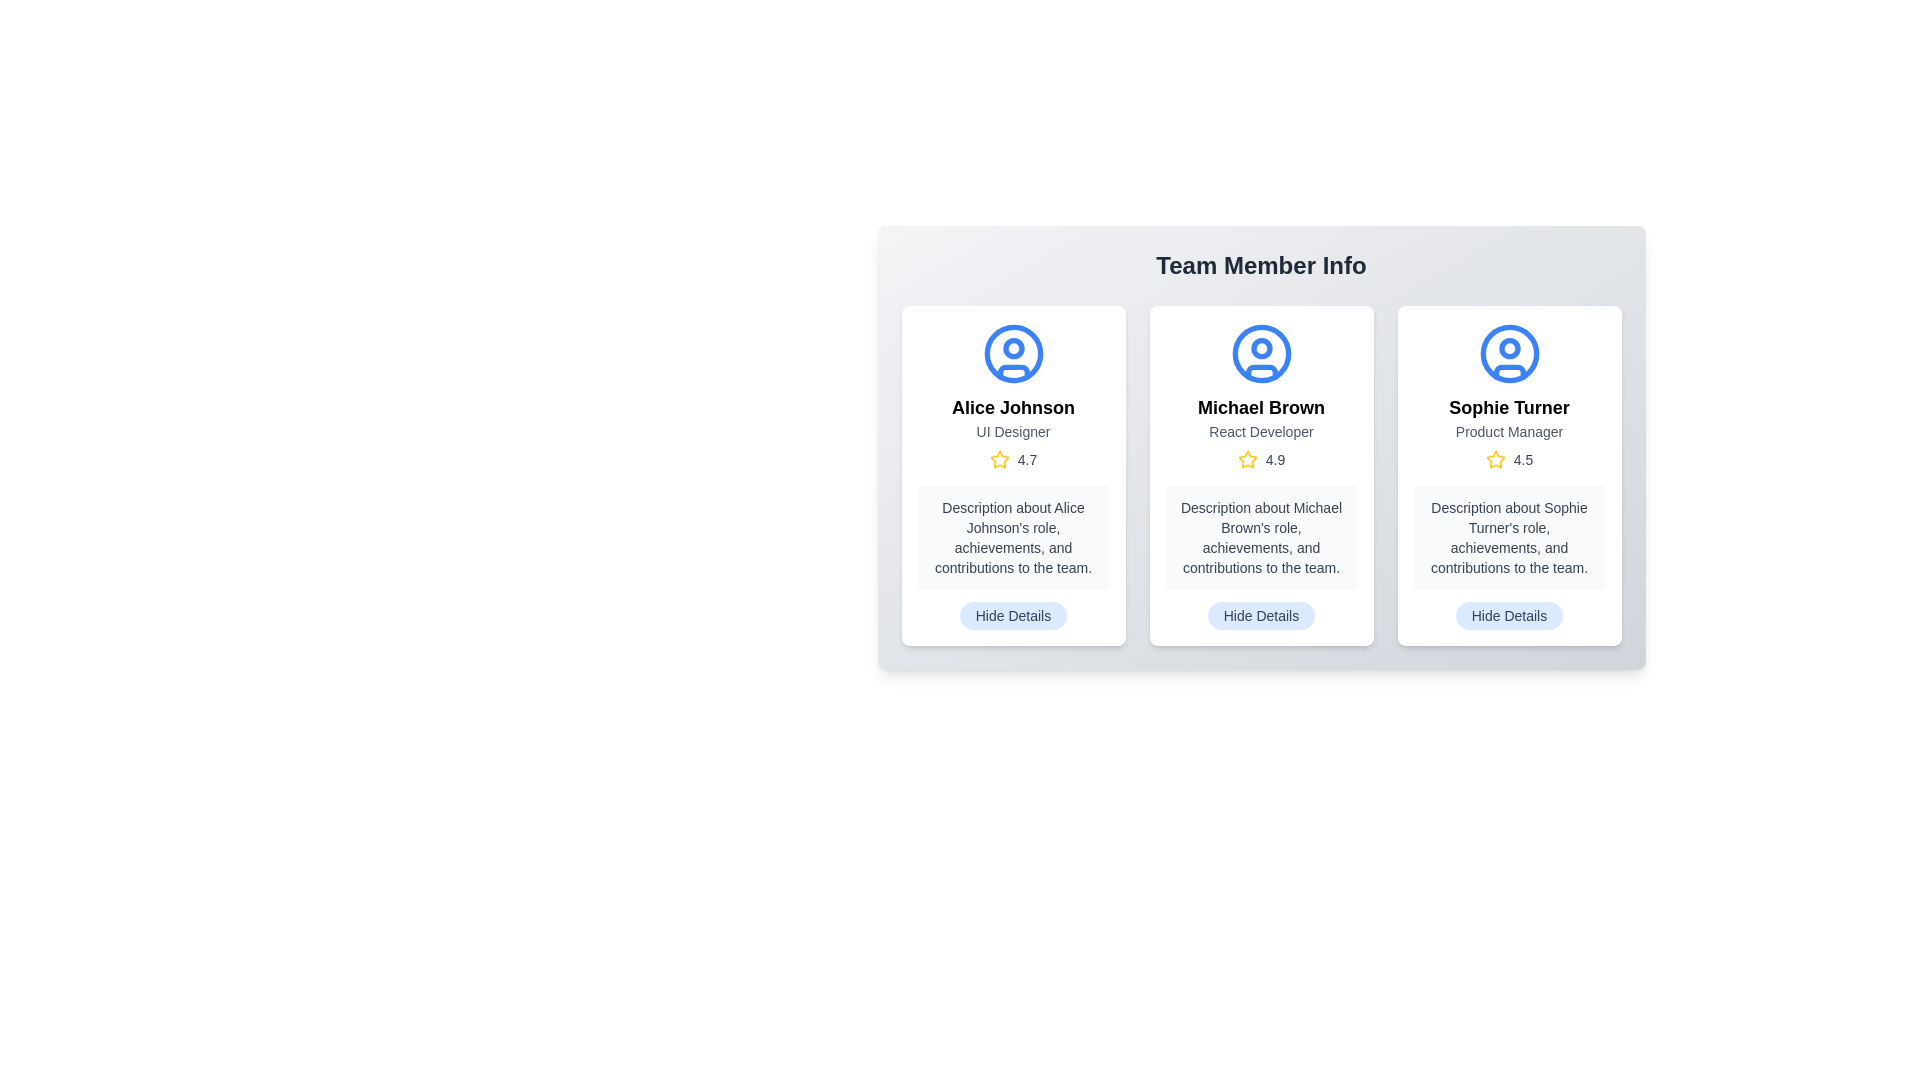 The width and height of the screenshot is (1920, 1080). What do you see at coordinates (1260, 536) in the screenshot?
I see `the text block element describing Michael Brown's role and contributions, located below the star rating in the middle card of the 'Team Member Info' interface` at bounding box center [1260, 536].